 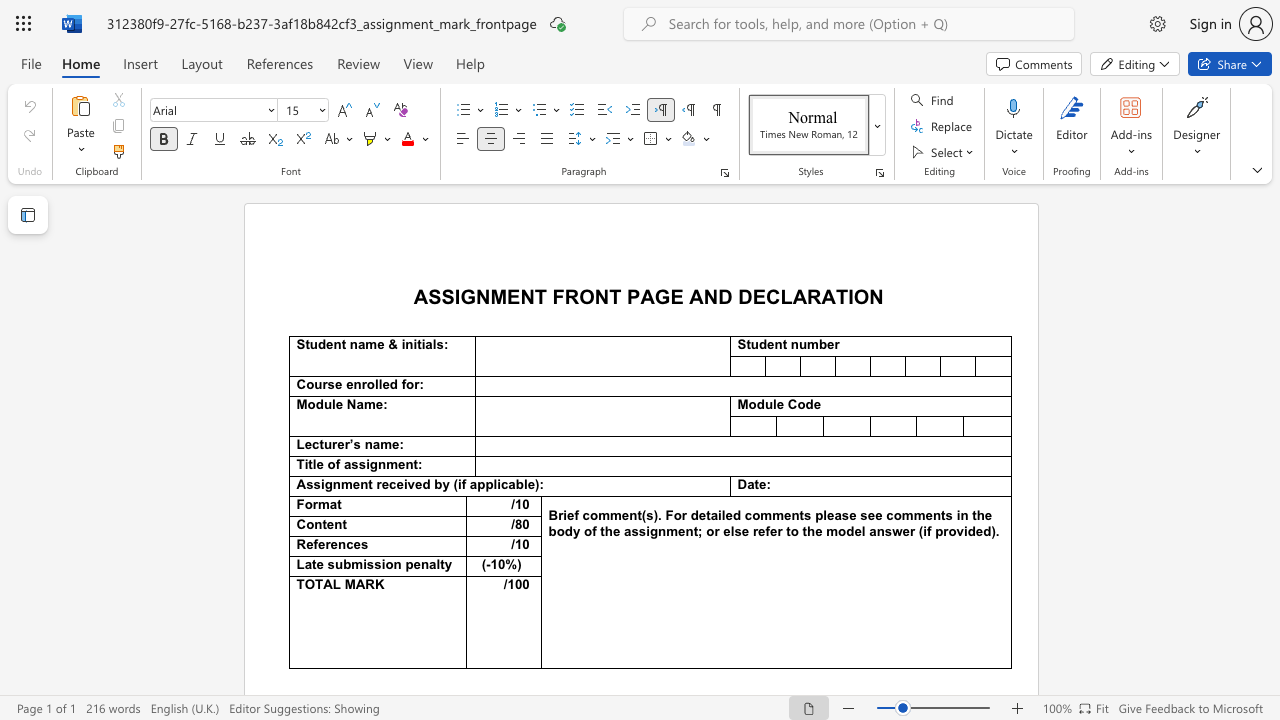 What do you see at coordinates (796, 405) in the screenshot?
I see `the subset text "od" within the text "Module Code"` at bounding box center [796, 405].